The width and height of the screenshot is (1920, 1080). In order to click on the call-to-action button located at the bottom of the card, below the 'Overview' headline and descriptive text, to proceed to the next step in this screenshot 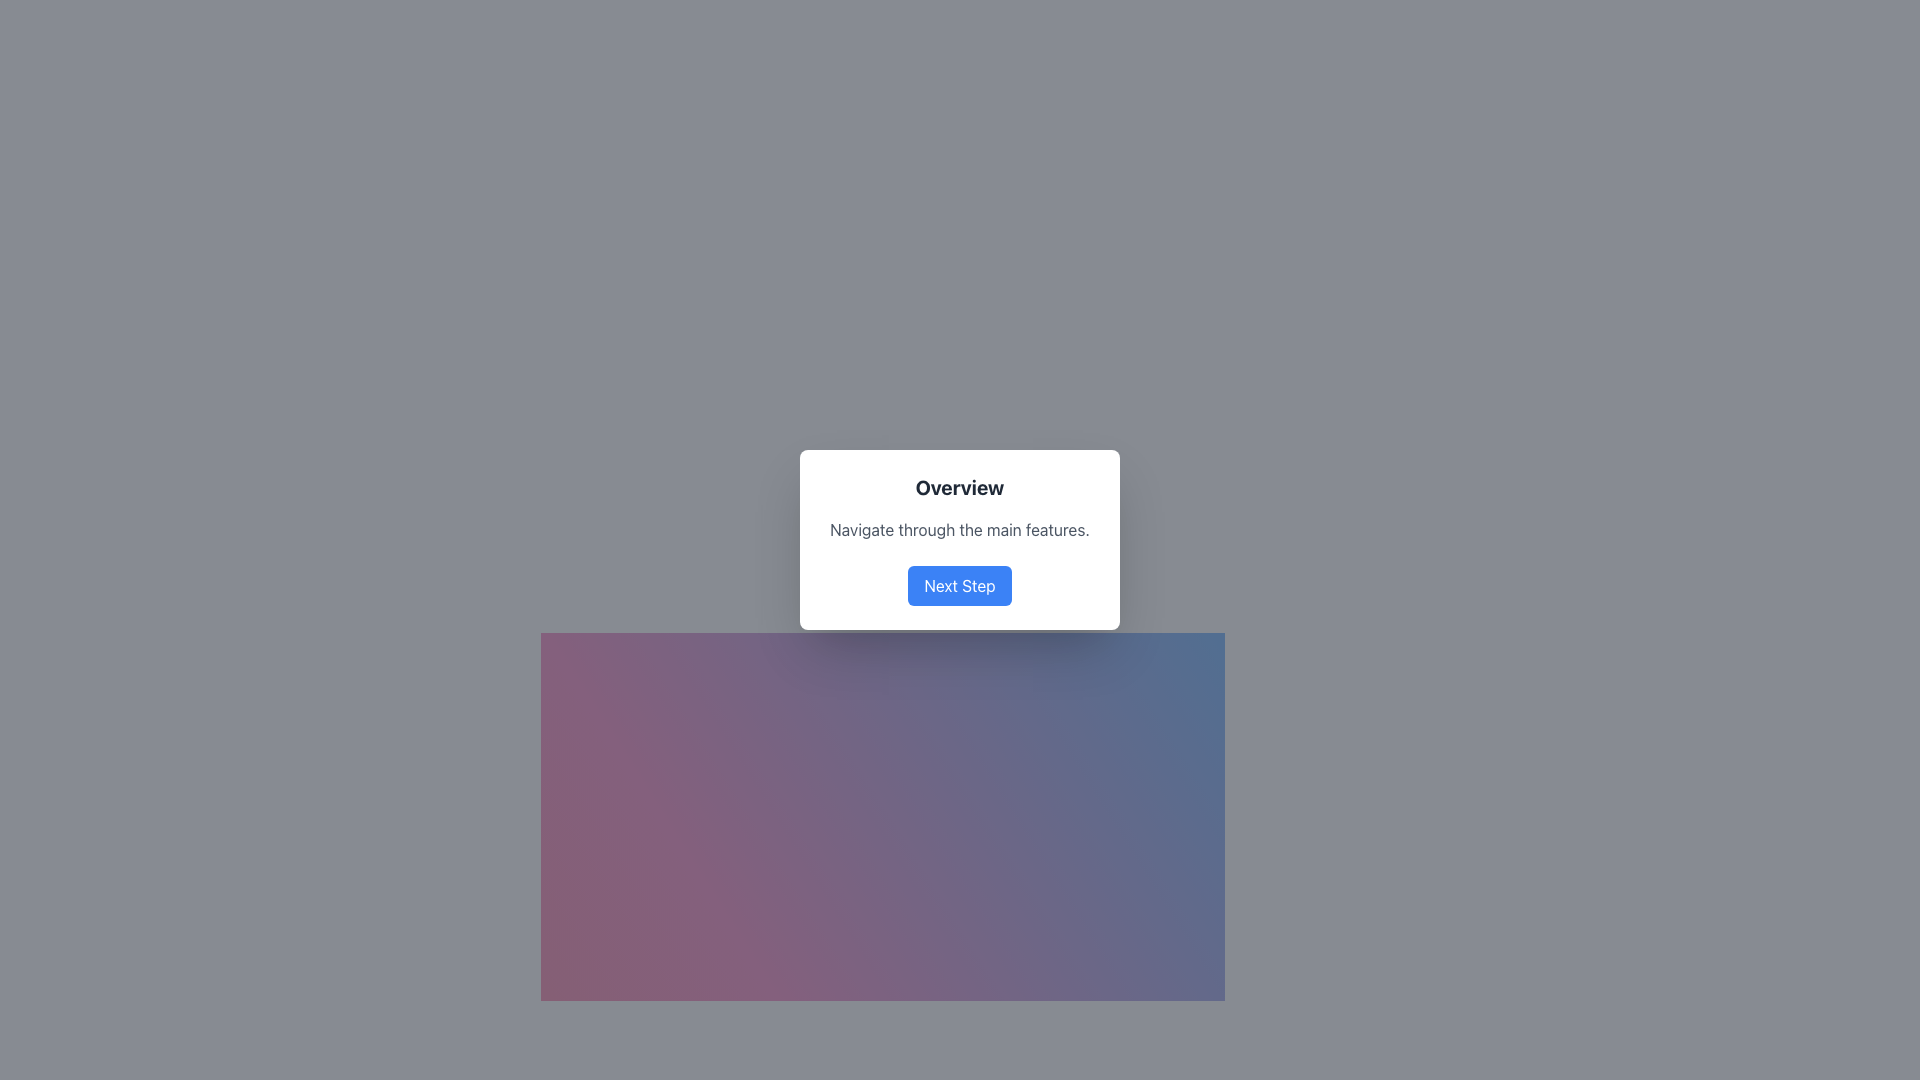, I will do `click(960, 585)`.